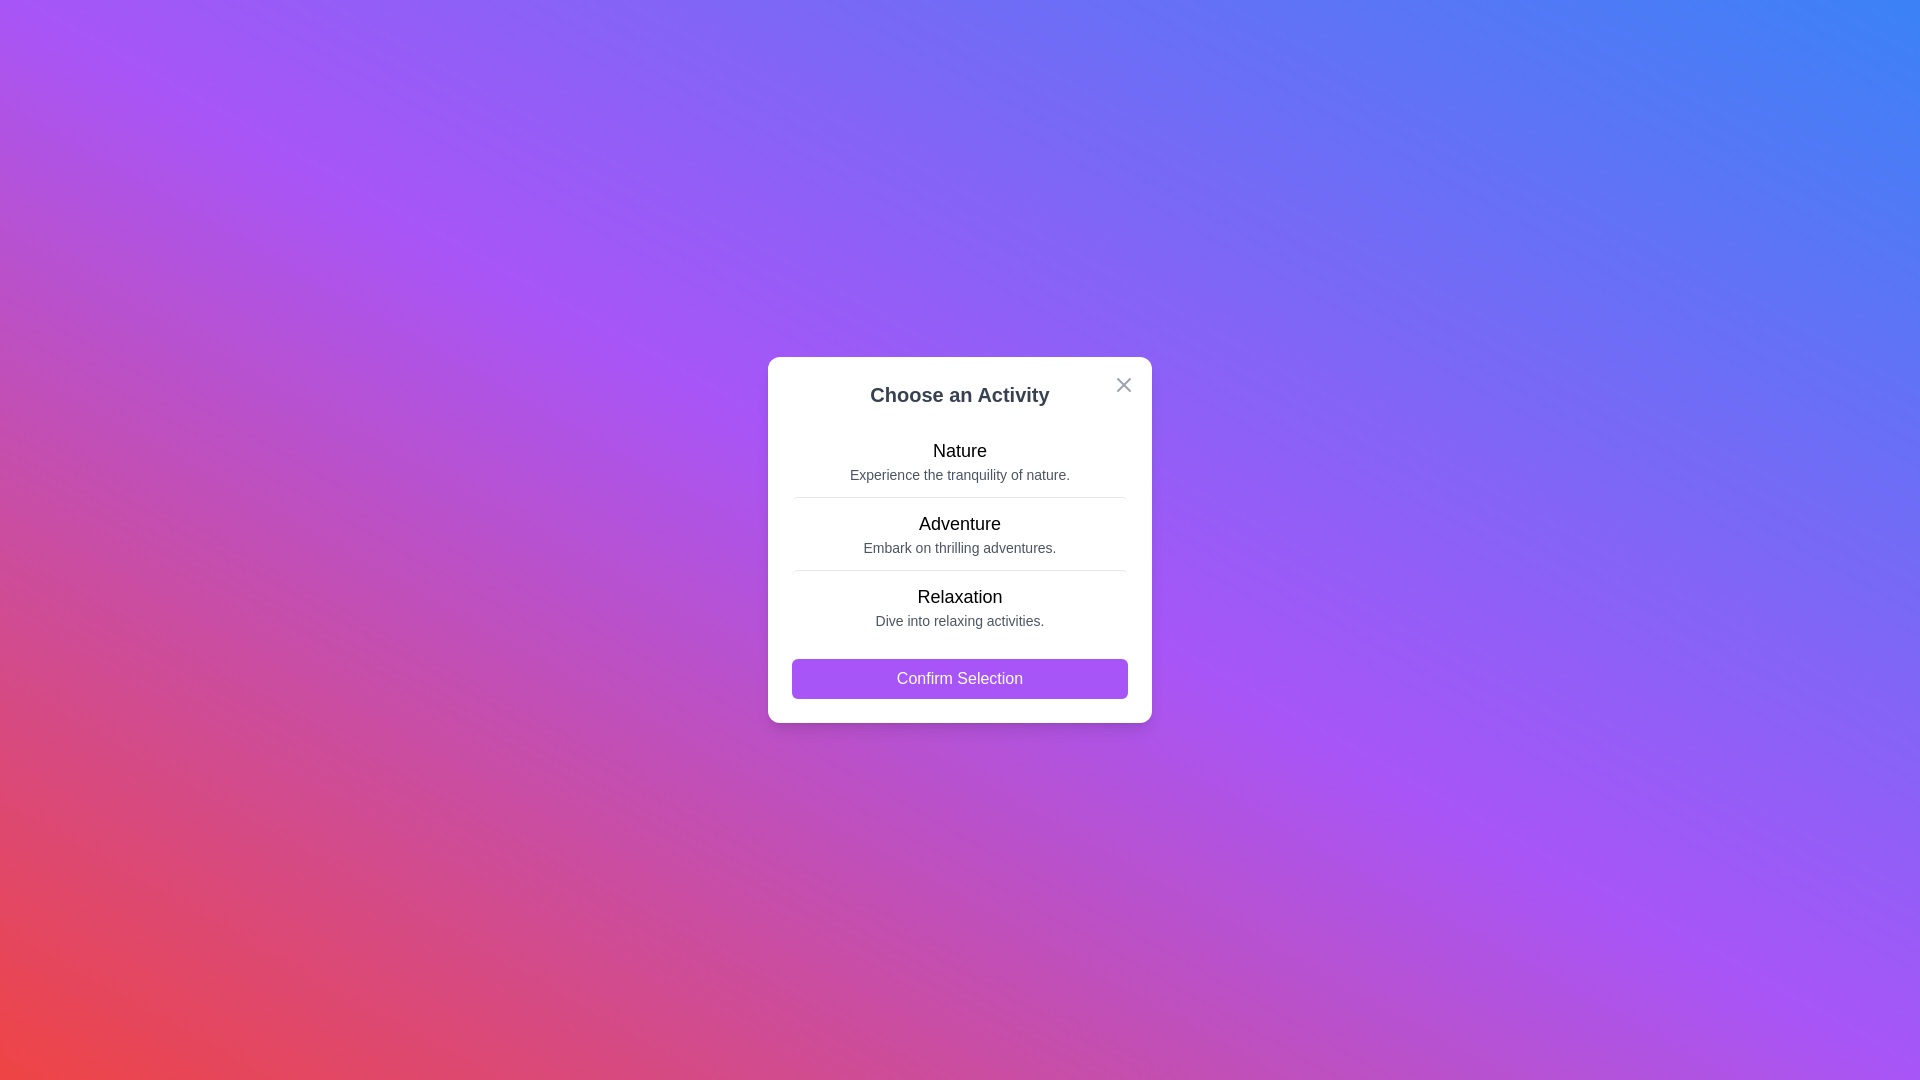  What do you see at coordinates (1123, 385) in the screenshot?
I see `the close button located at the top-right corner of the modal` at bounding box center [1123, 385].